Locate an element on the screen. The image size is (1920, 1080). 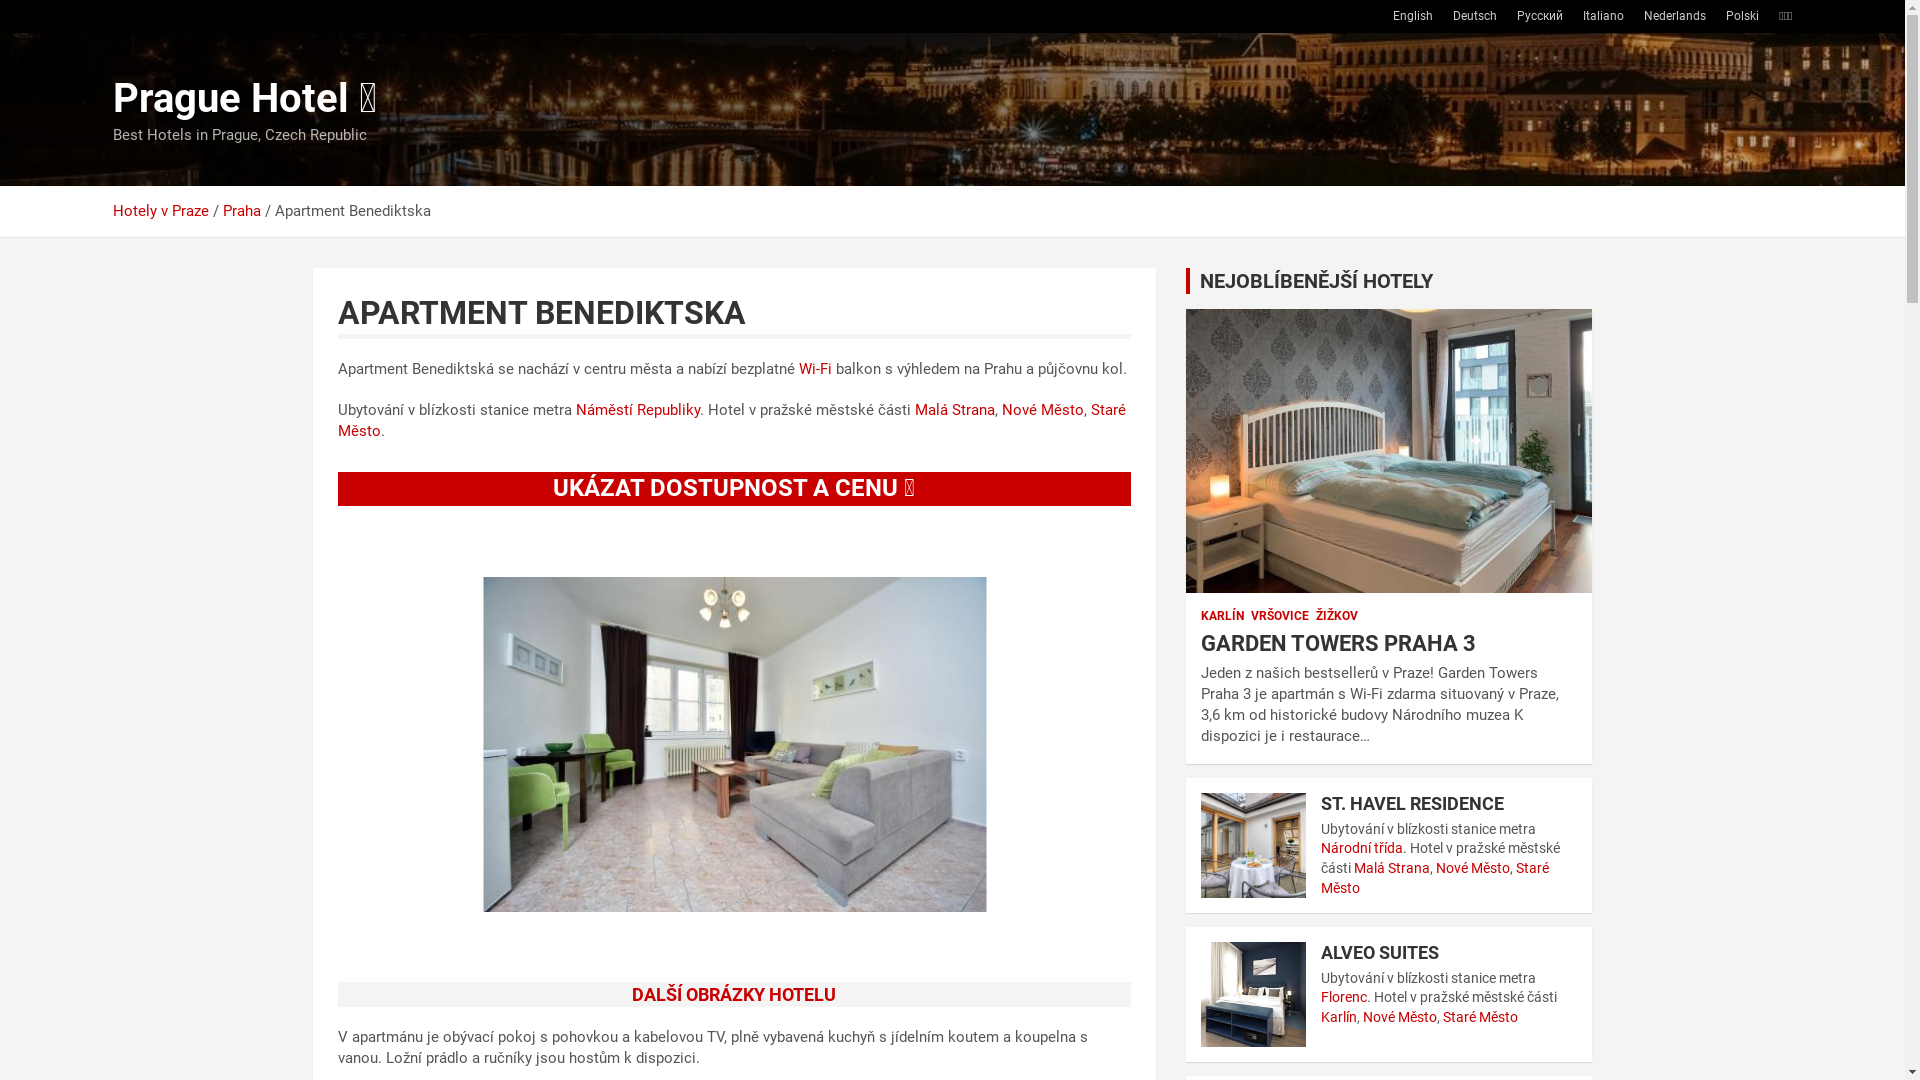
'Skip to content' is located at coordinates (0, 0).